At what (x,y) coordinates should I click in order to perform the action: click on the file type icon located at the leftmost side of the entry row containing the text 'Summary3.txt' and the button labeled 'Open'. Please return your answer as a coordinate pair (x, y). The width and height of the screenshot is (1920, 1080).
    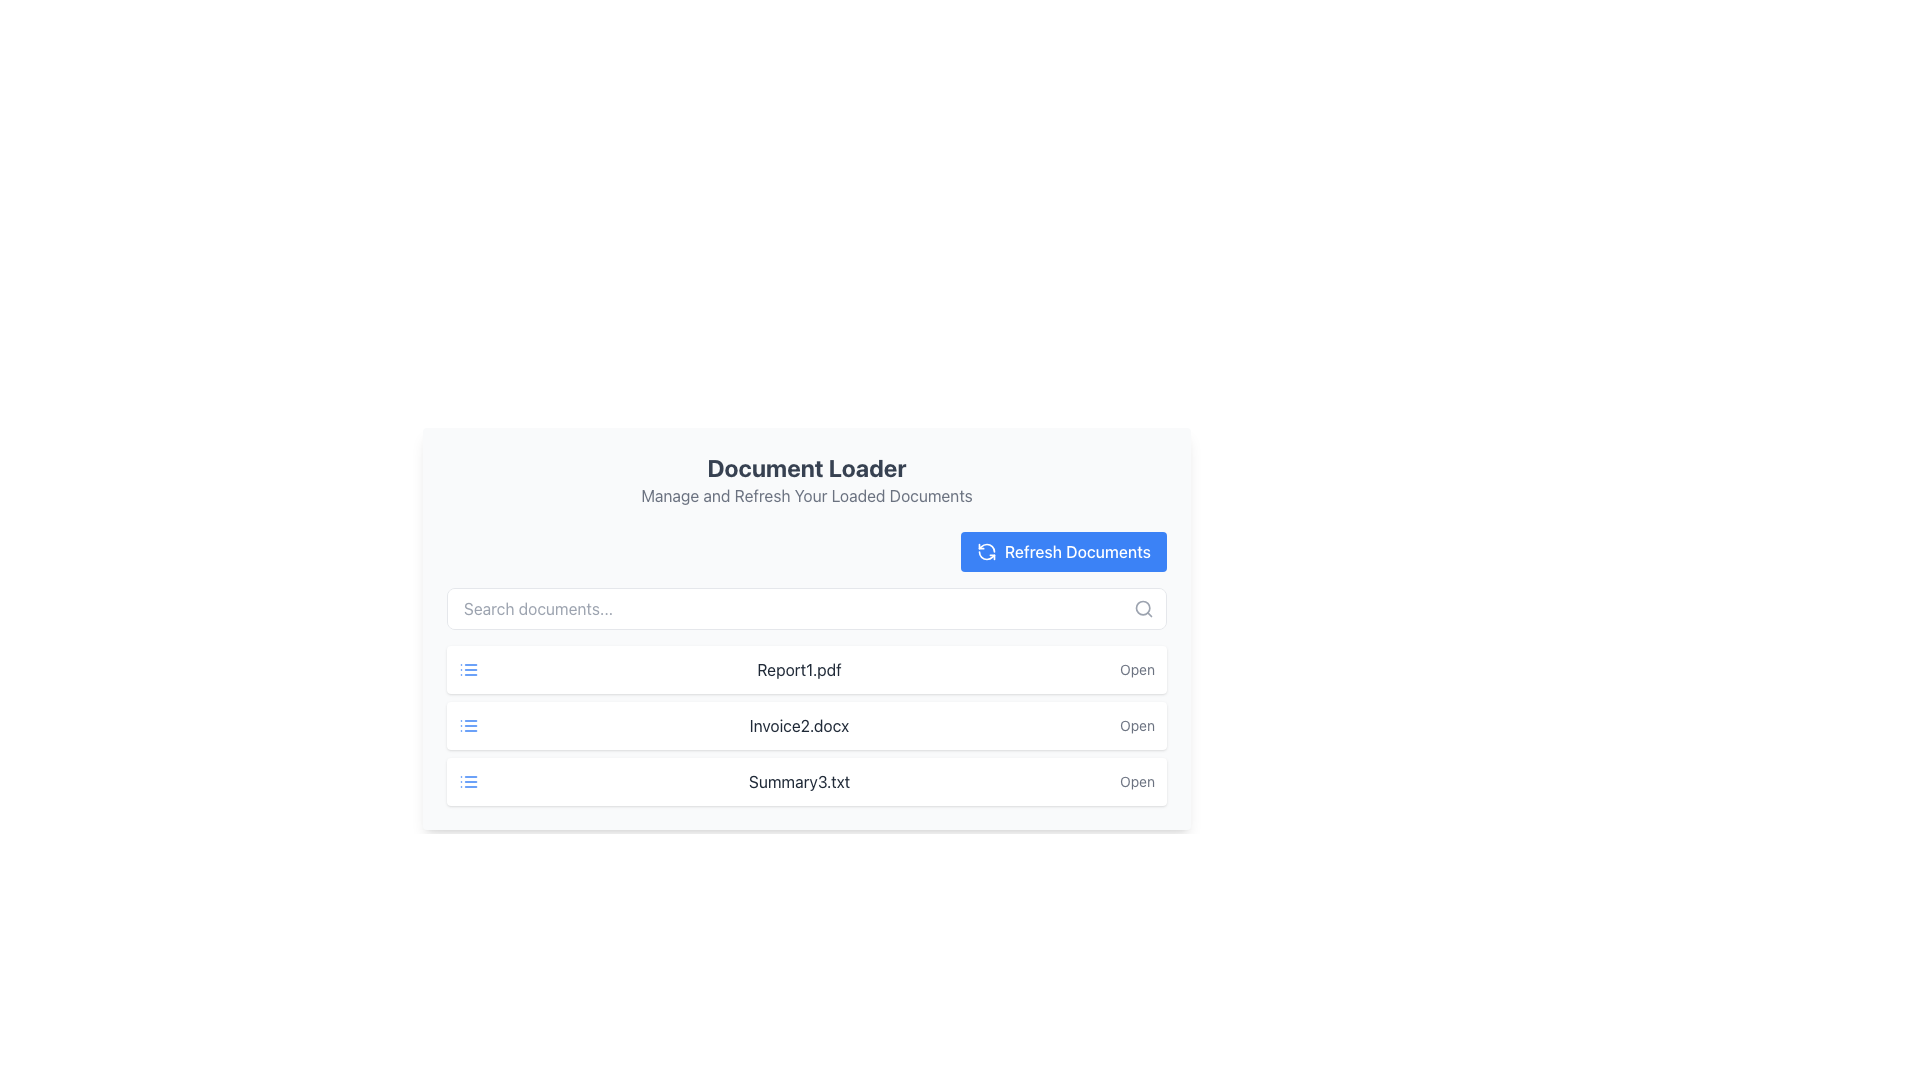
    Looking at the image, I should click on (468, 781).